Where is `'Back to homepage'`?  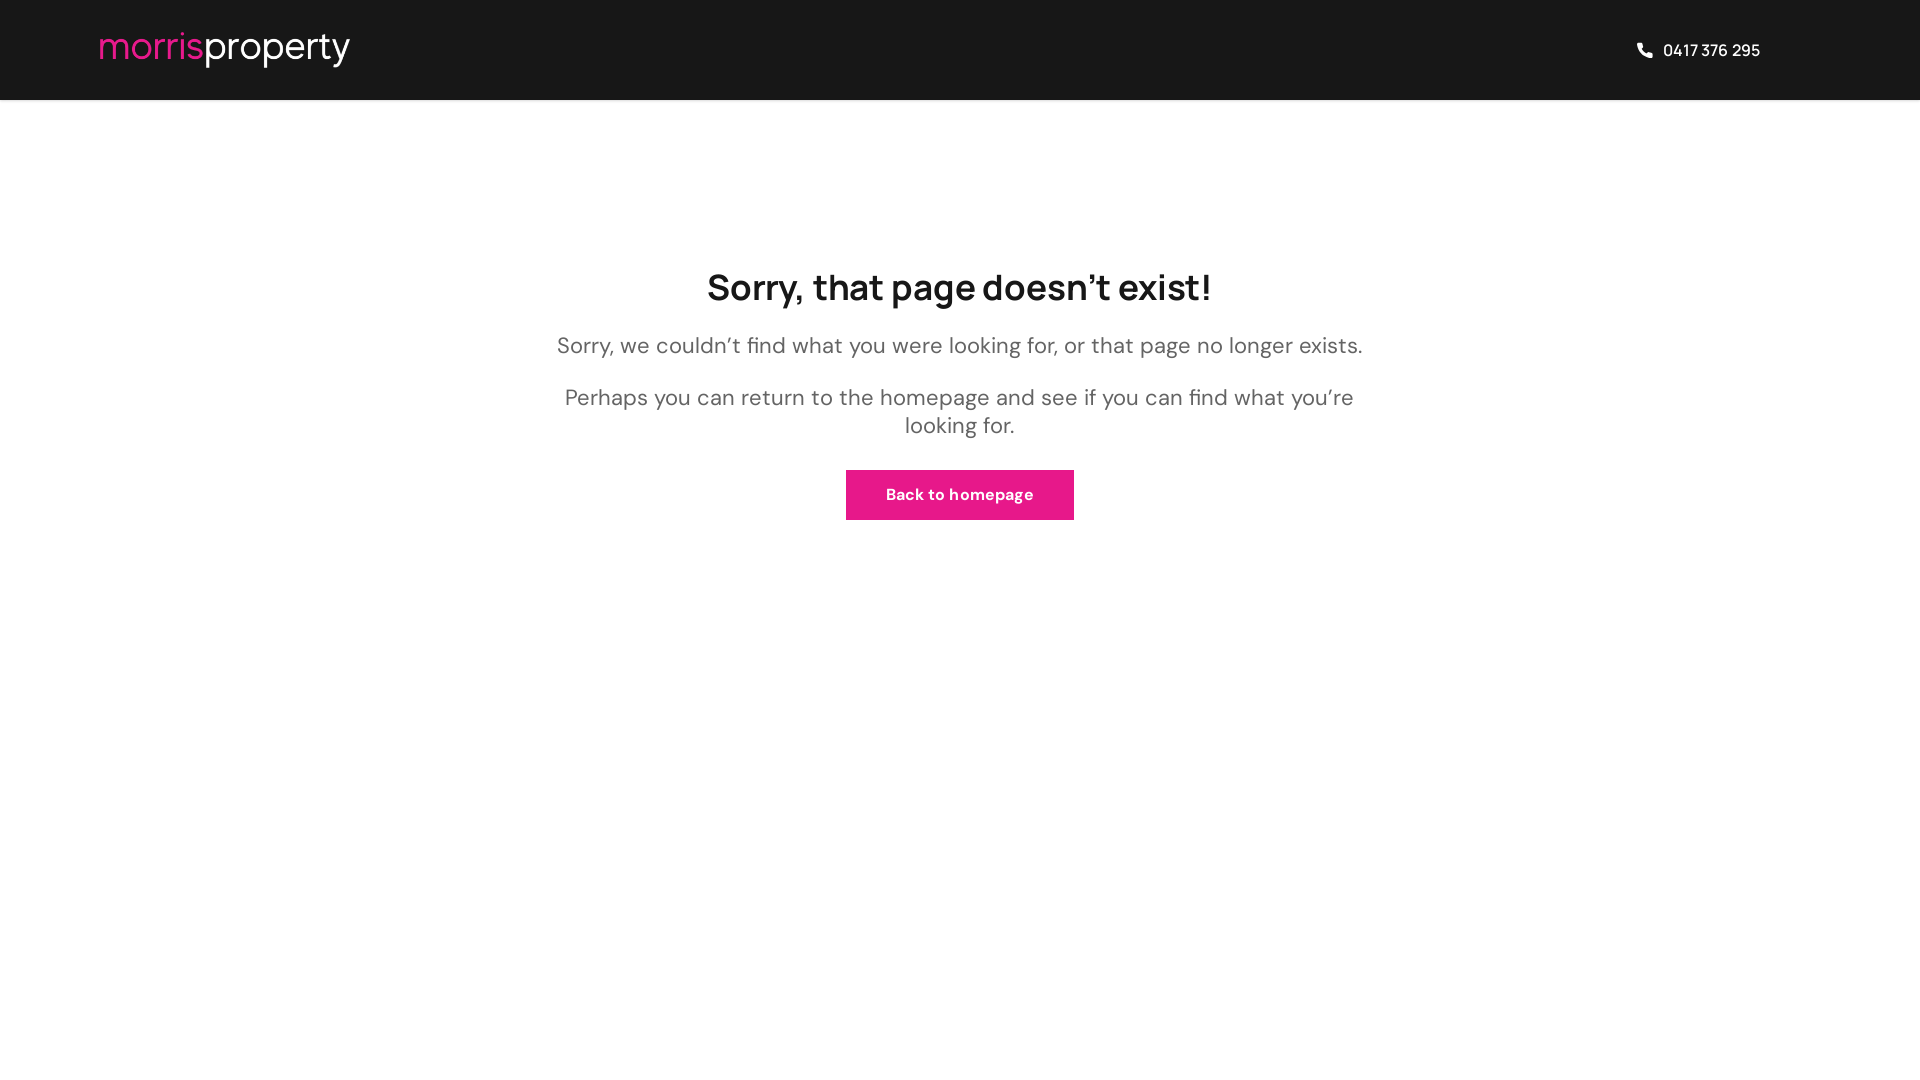 'Back to homepage' is located at coordinates (885, 494).